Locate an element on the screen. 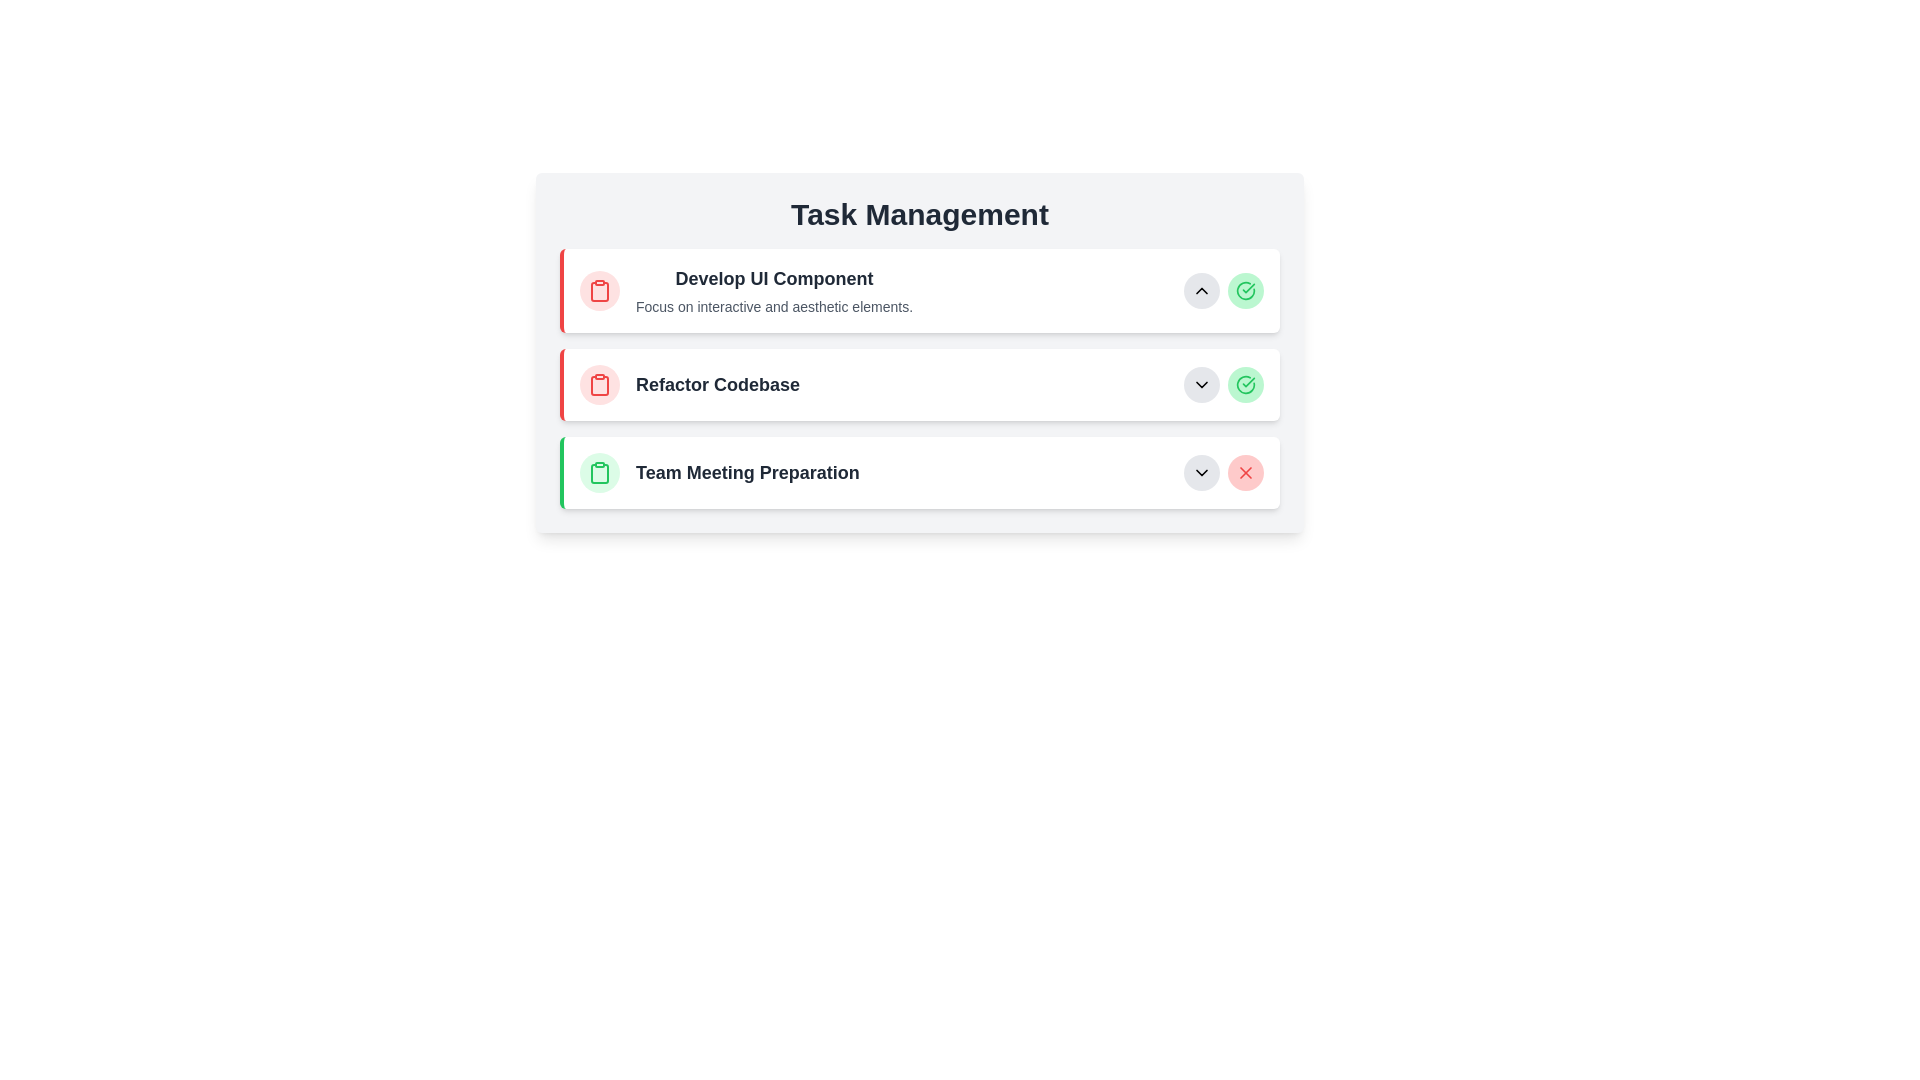 The height and width of the screenshot is (1080, 1920). the task item titled 'Refactor Codebase' in the task management list, which is situated between 'Develop UI Component' and 'Team Meeting Preparation' is located at coordinates (690, 385).